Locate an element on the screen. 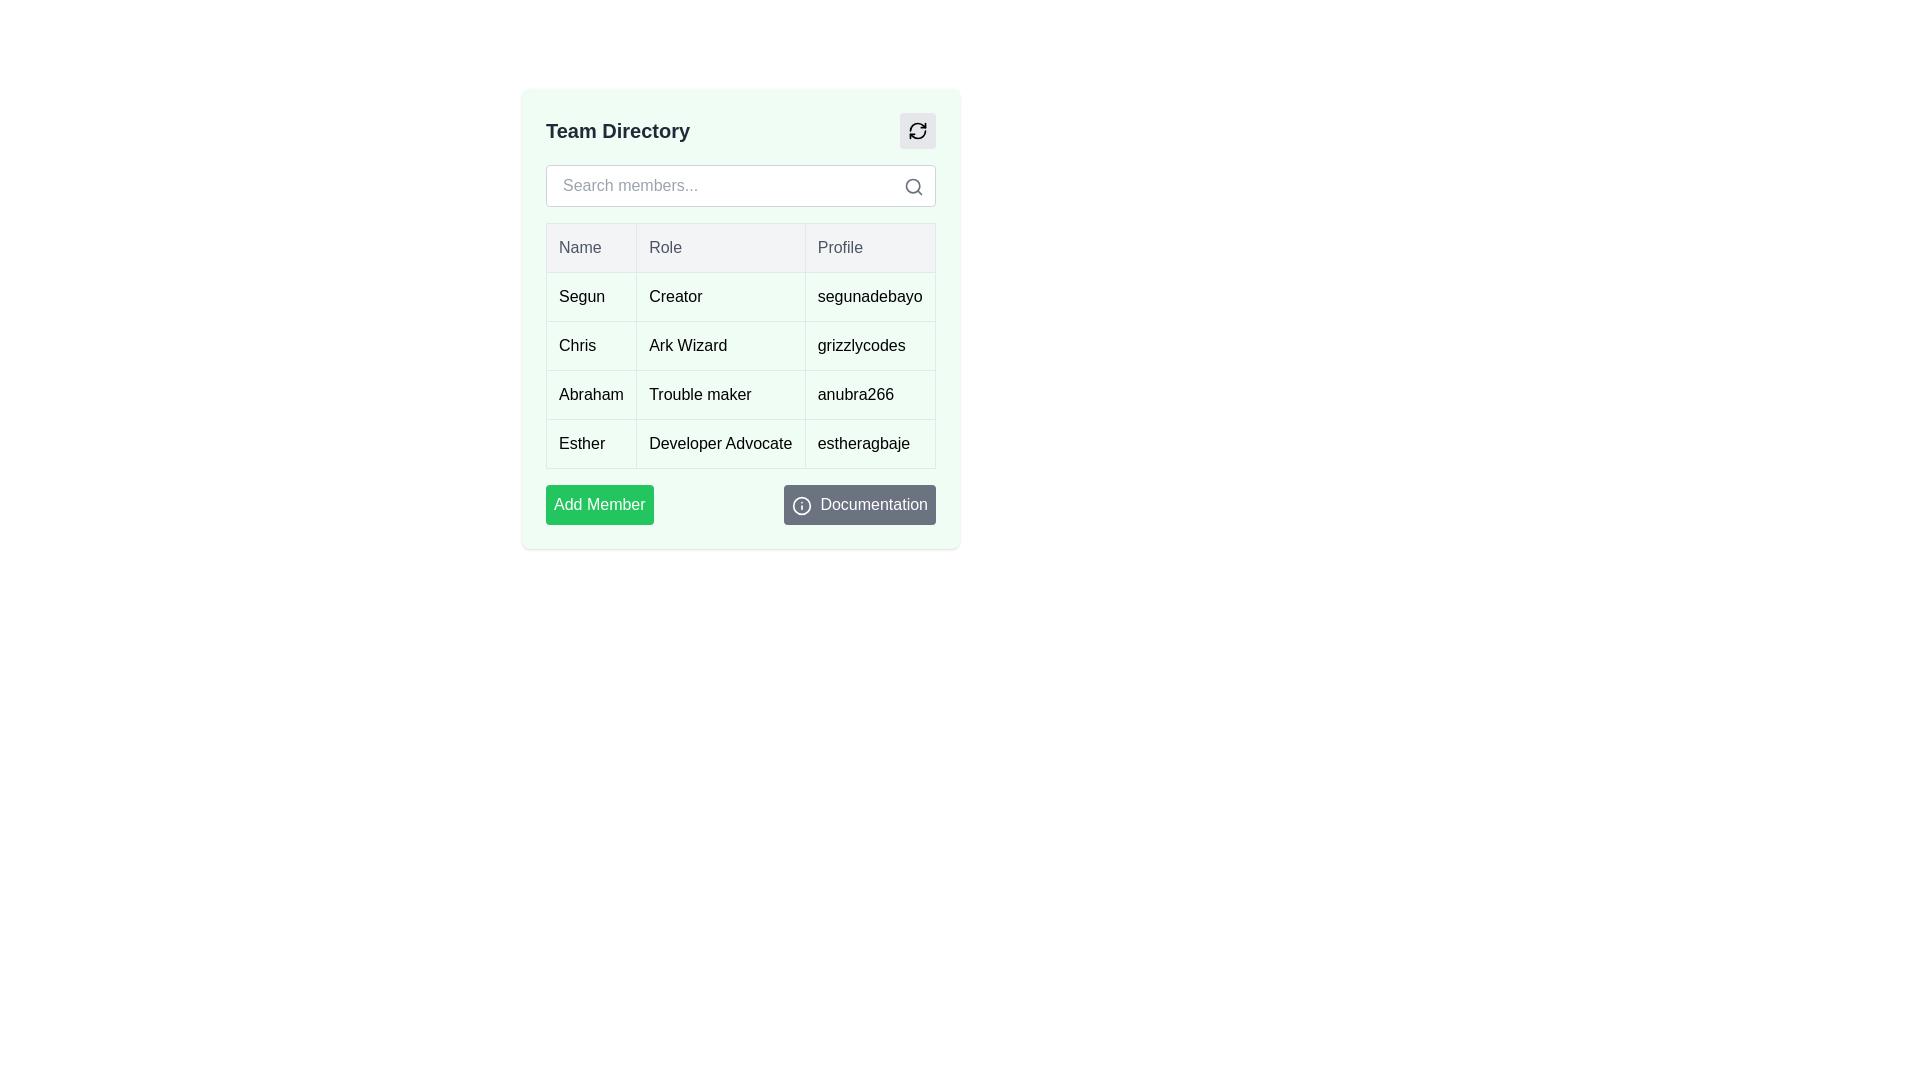  the Text Label displaying the username 'Esther' in the profile column of the table is located at coordinates (870, 442).